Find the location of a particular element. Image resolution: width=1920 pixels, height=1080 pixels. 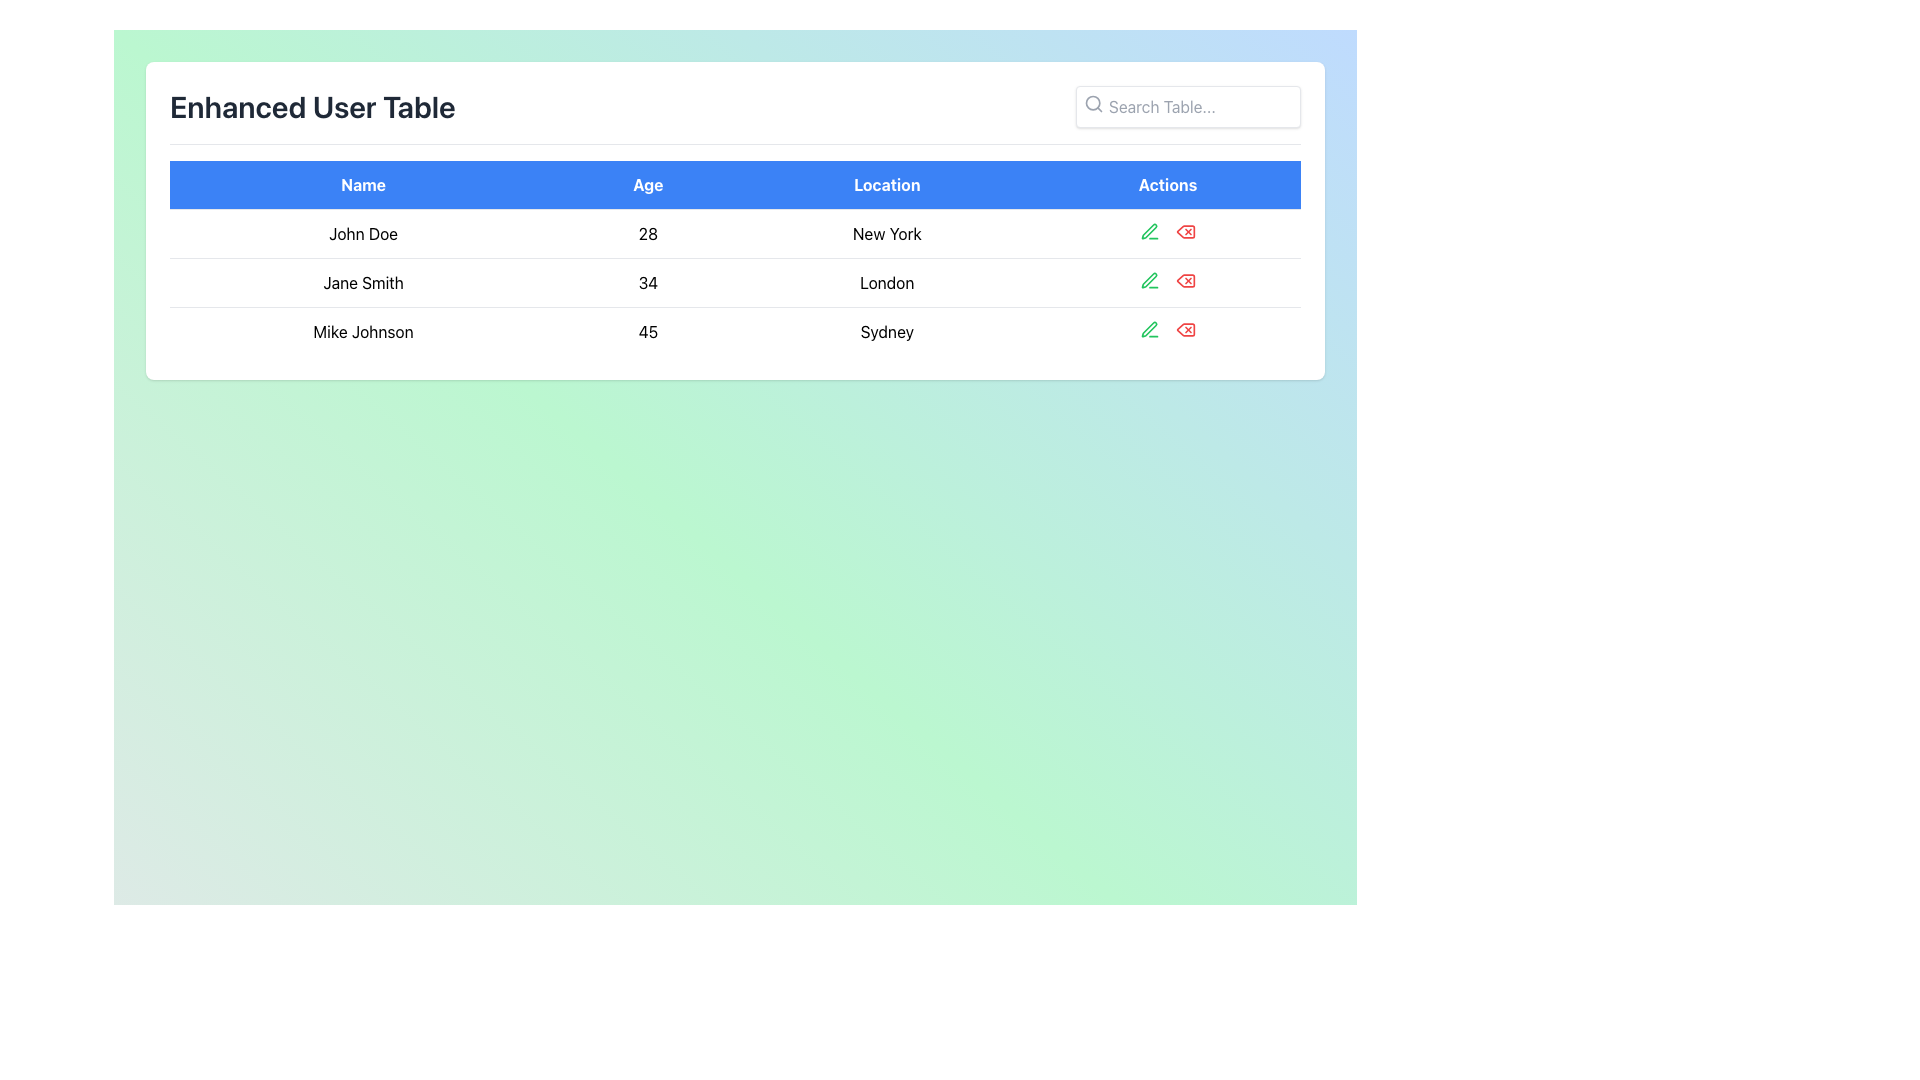

the text label displaying 'Jane Smith' in black font, which is part of the 'Name' column in a table row is located at coordinates (363, 282).